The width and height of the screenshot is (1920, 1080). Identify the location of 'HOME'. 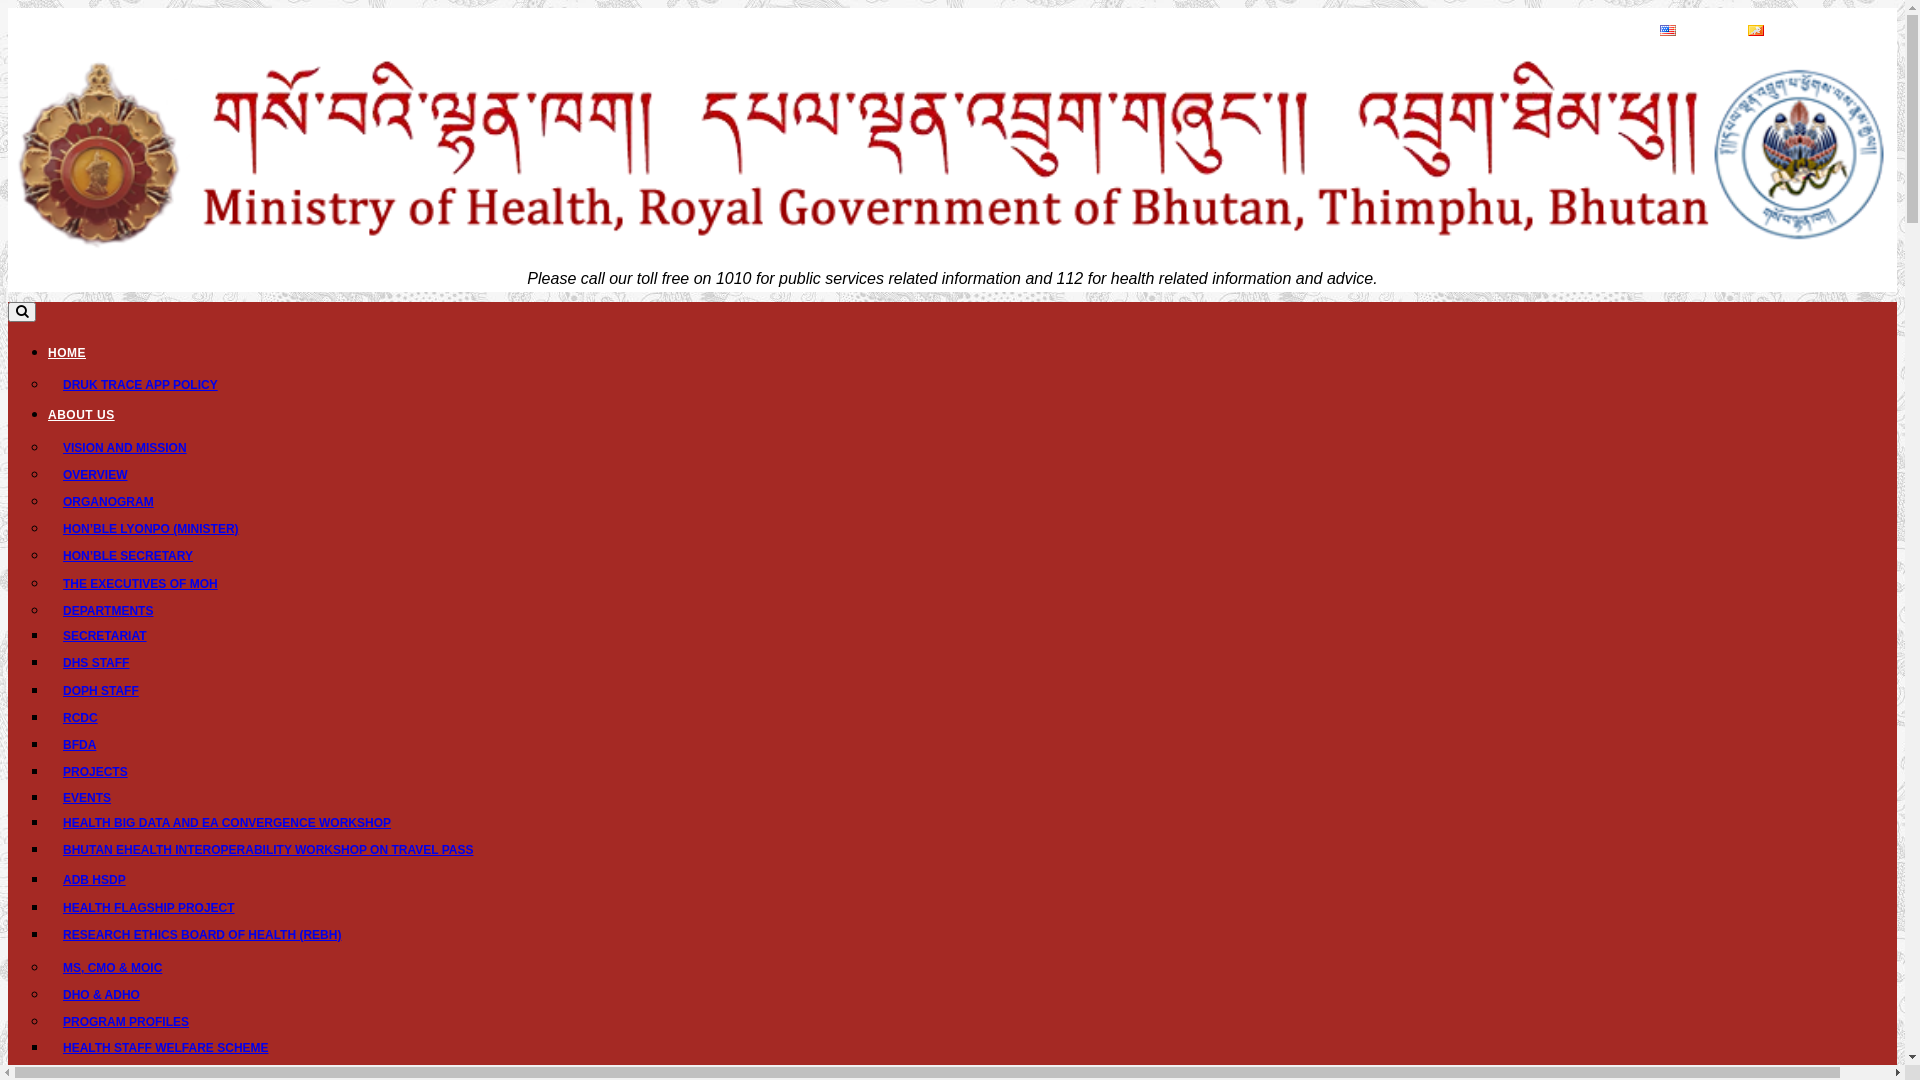
(67, 352).